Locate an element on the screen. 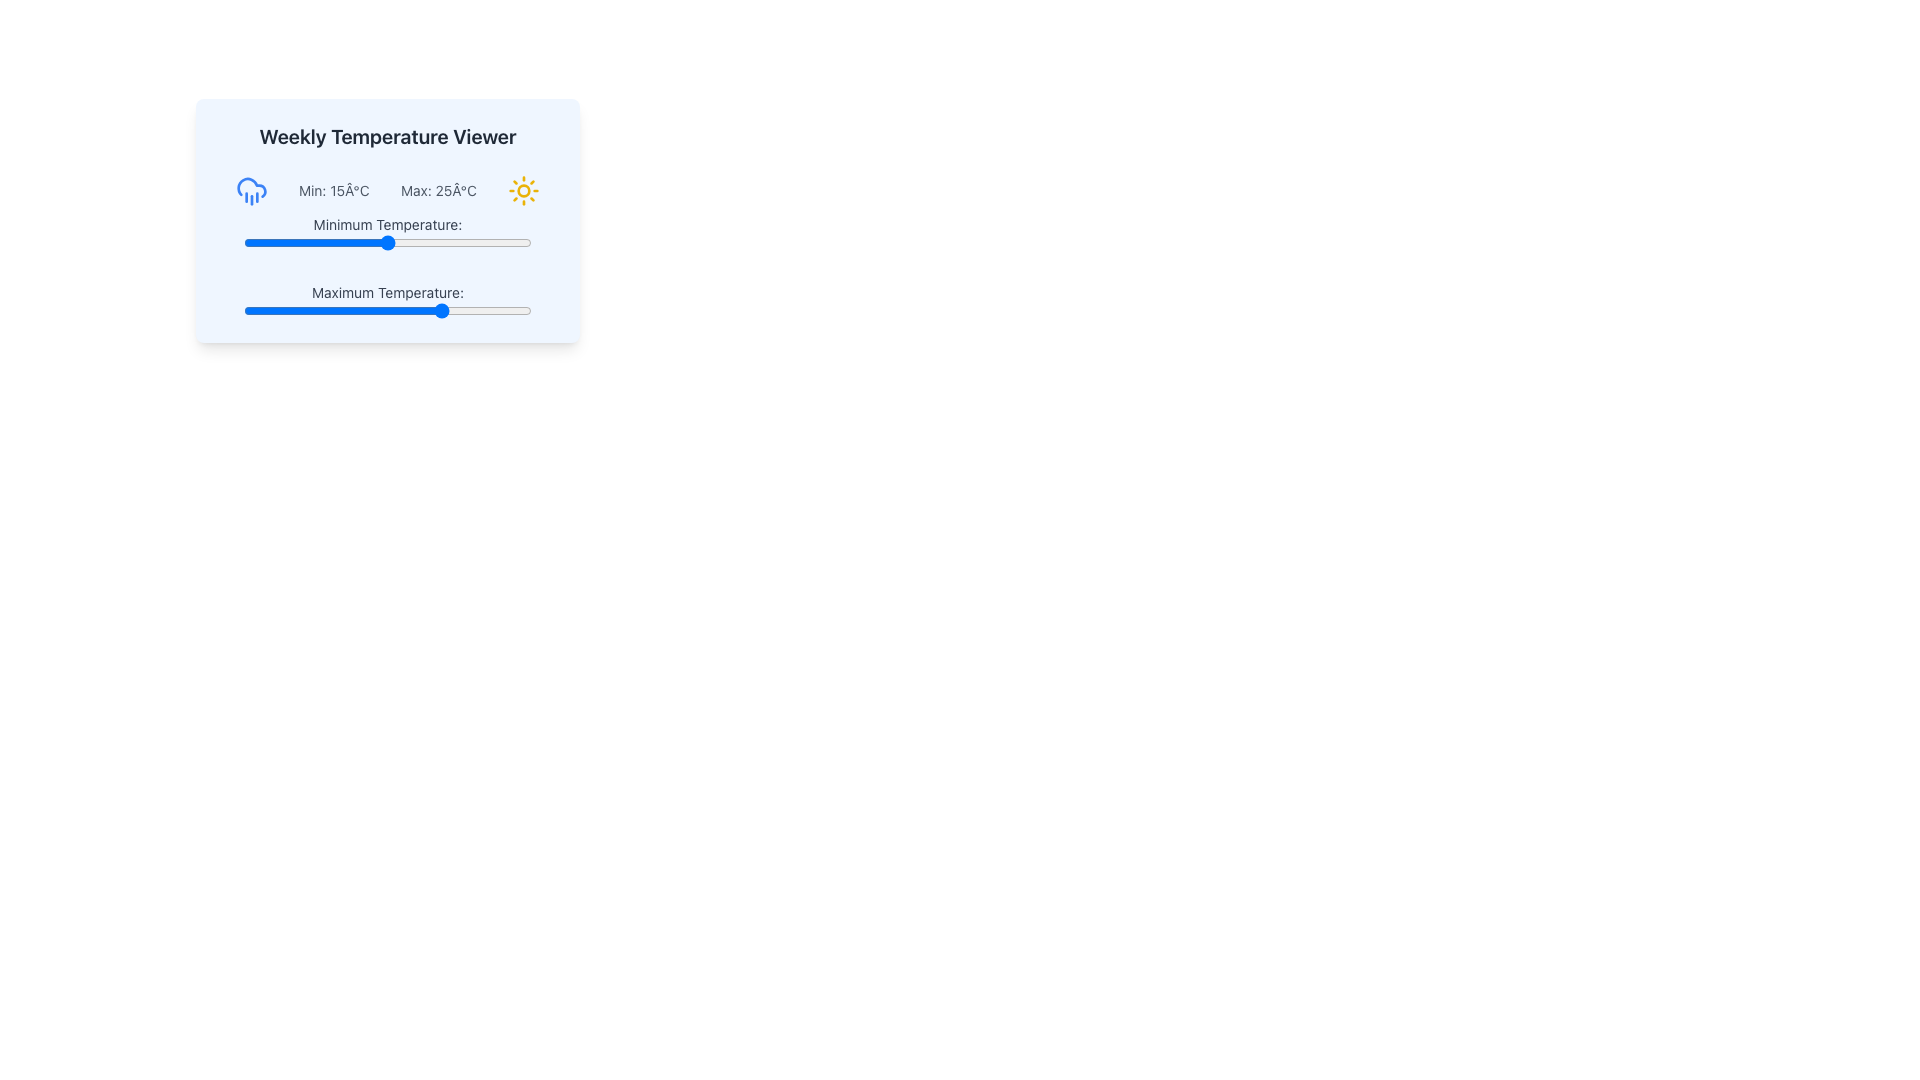 This screenshot has width=1920, height=1080. the maximum temperature is located at coordinates (508, 311).